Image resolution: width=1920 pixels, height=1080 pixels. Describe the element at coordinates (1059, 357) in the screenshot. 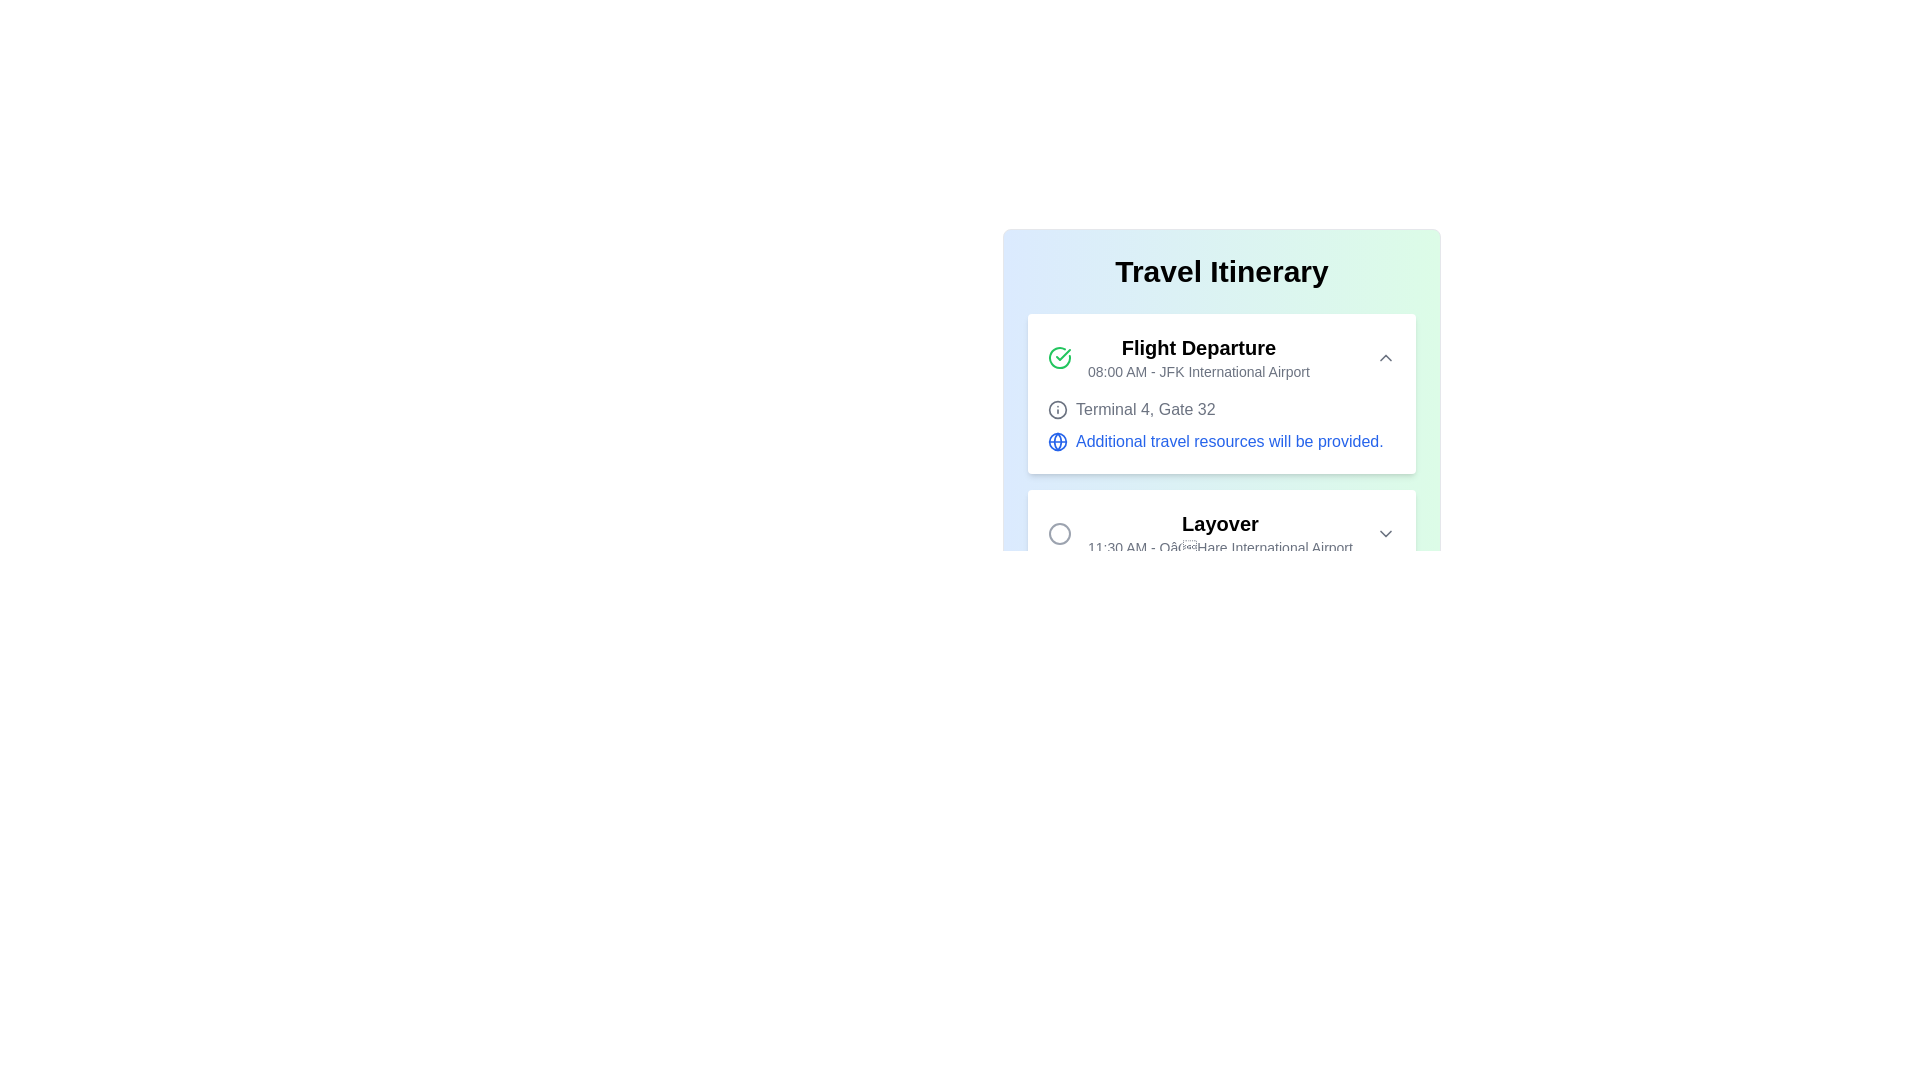

I see `the circular icon with a green outline and checkmark inside, located in the top-left corner of the 'Flight Departure' card, to indicate the flight status` at that location.